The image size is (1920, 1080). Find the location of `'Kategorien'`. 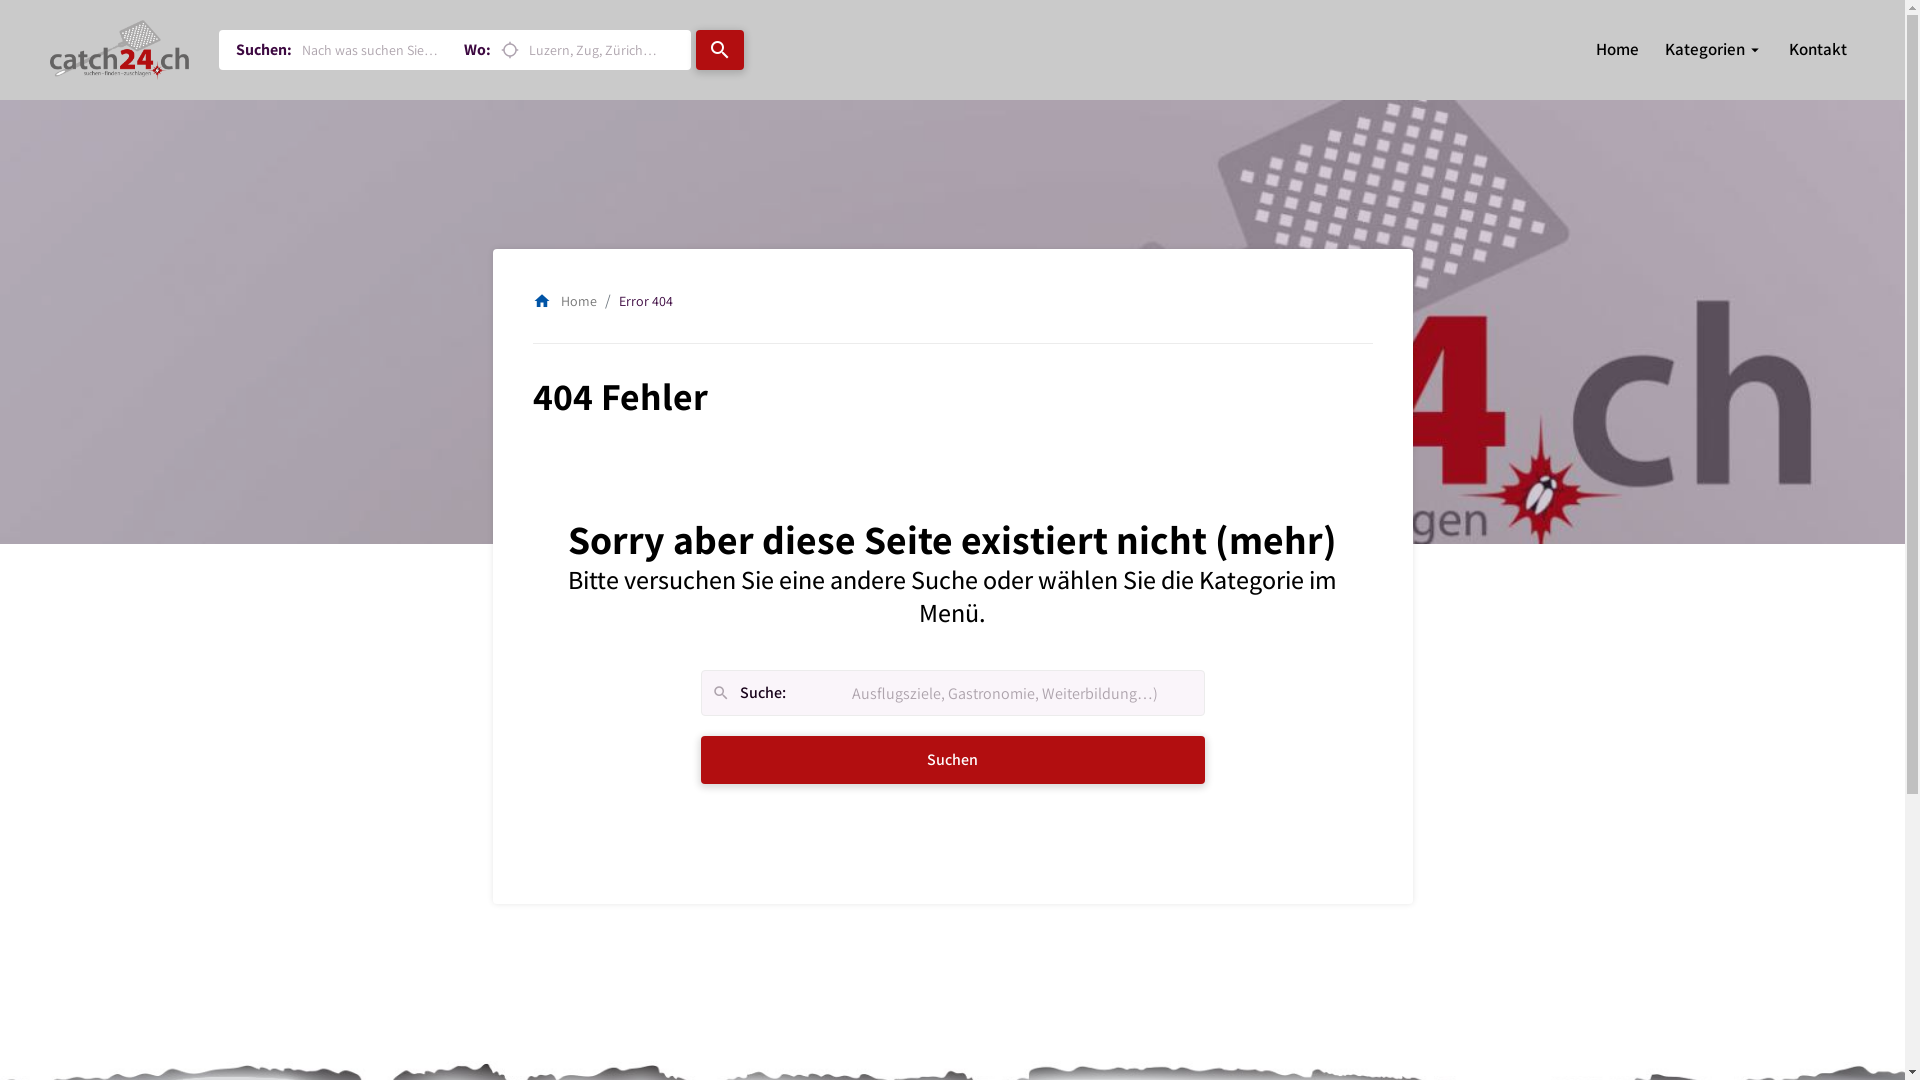

'Kategorien' is located at coordinates (1703, 49).